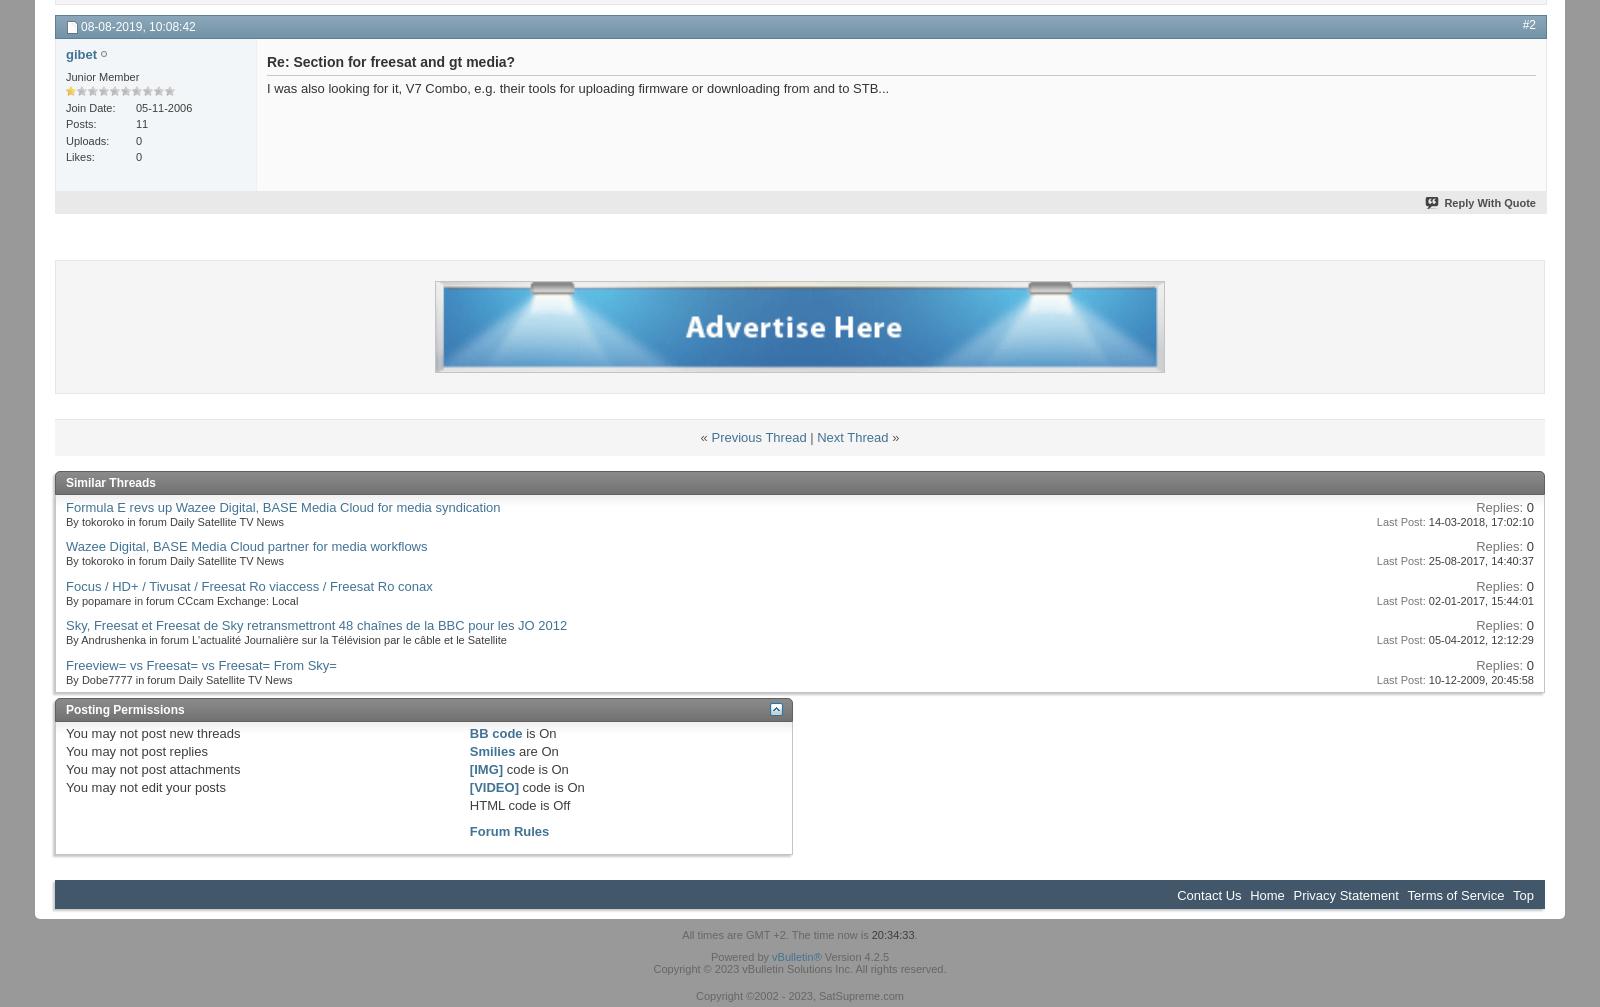  Describe the element at coordinates (178, 678) in the screenshot. I see `'By Dobe7777 in forum Daily Satellite TV News'` at that location.